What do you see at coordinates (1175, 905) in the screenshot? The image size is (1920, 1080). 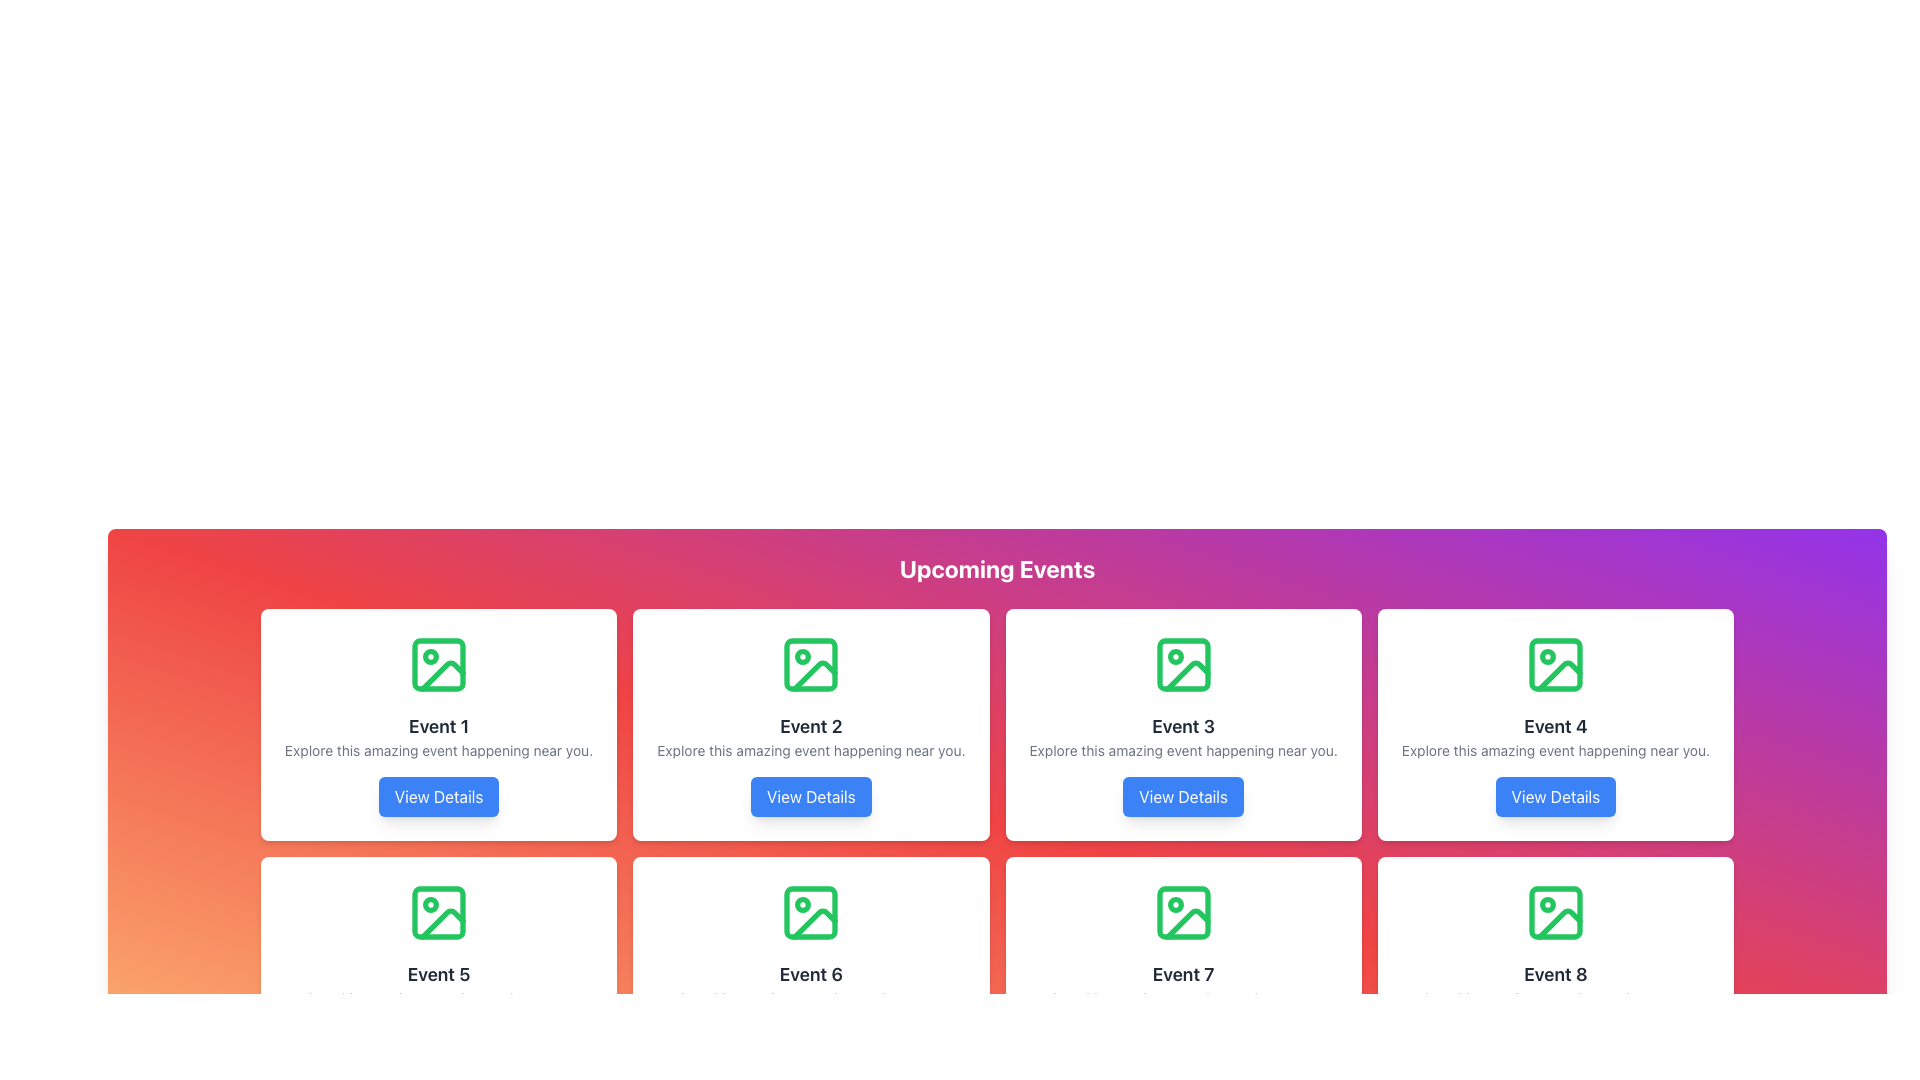 I see `the small circular graphical marker located within the image icon of 'Event 7', which features a mountainscape and sun motif, positioned near the top-left of the image's inner area` at bounding box center [1175, 905].